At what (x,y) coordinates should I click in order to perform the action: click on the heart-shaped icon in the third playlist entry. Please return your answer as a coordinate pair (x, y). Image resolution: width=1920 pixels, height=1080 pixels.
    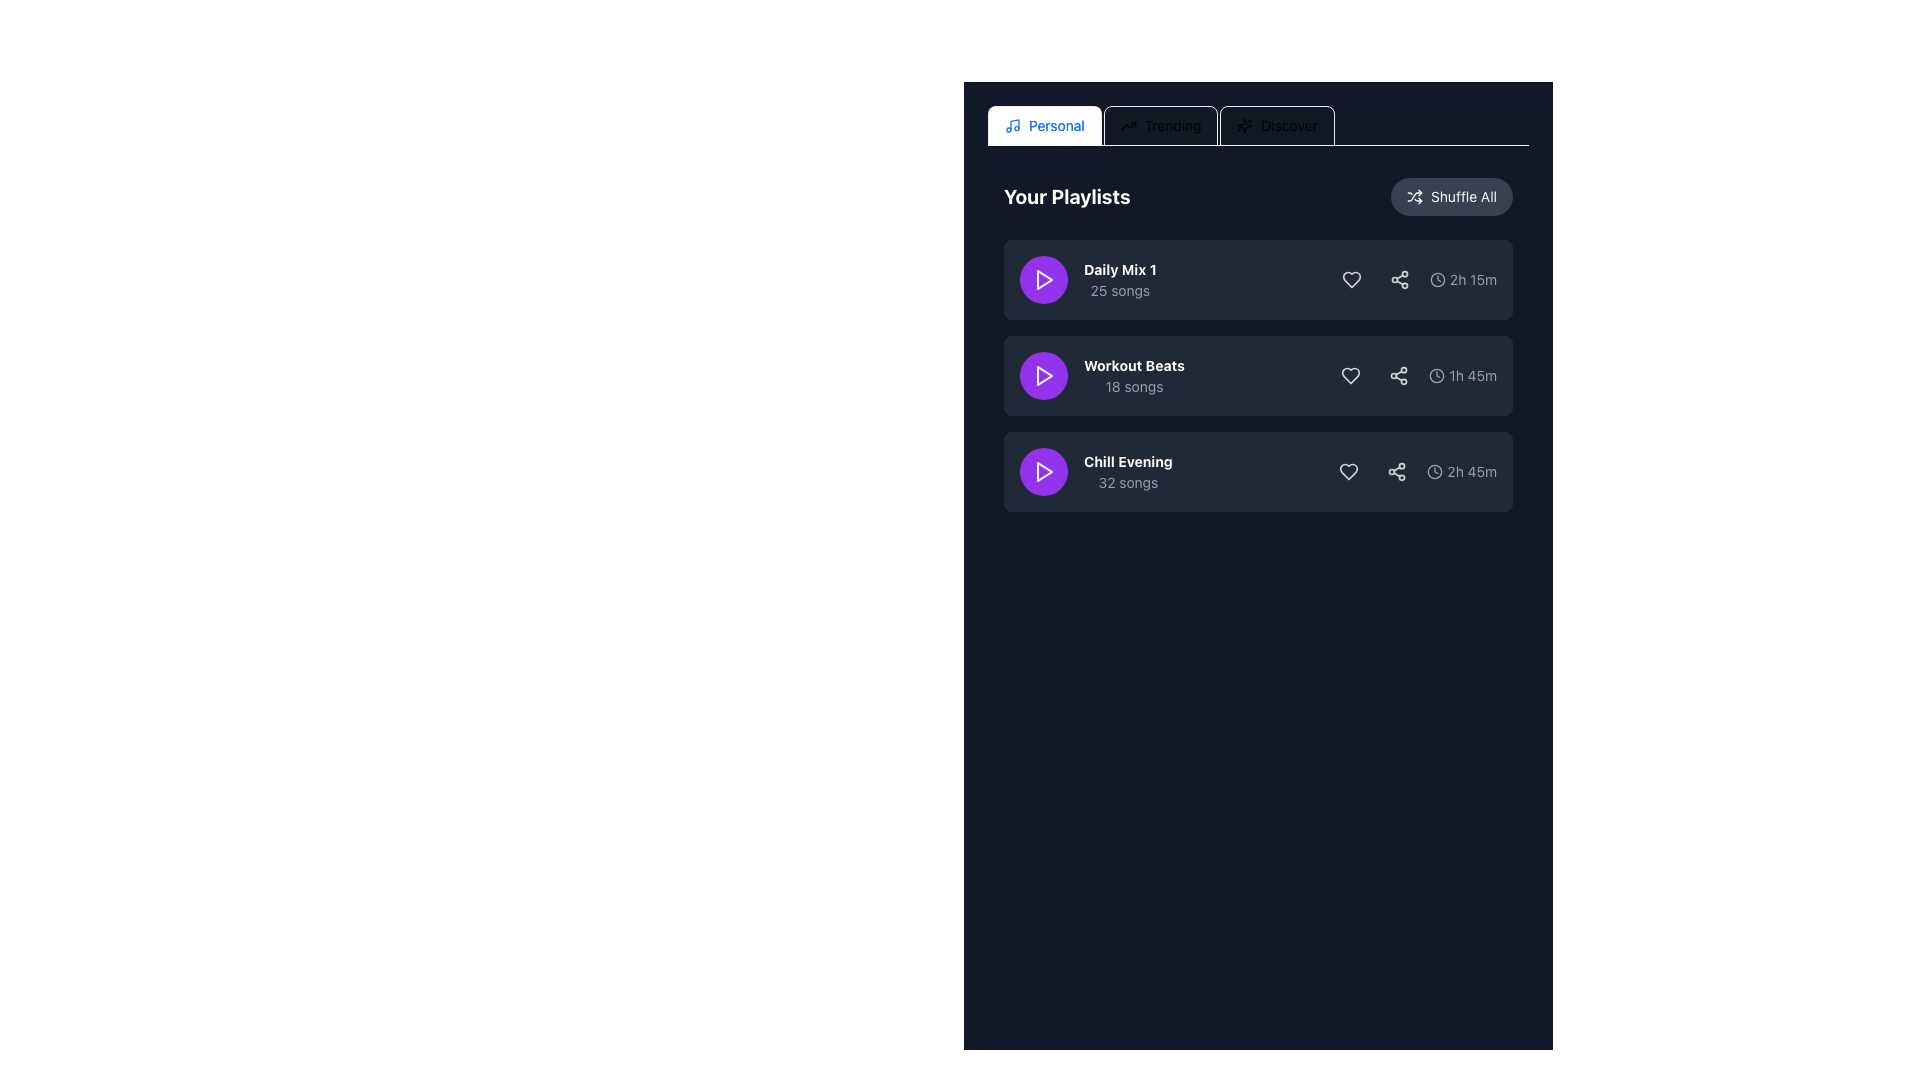
    Looking at the image, I should click on (1349, 471).